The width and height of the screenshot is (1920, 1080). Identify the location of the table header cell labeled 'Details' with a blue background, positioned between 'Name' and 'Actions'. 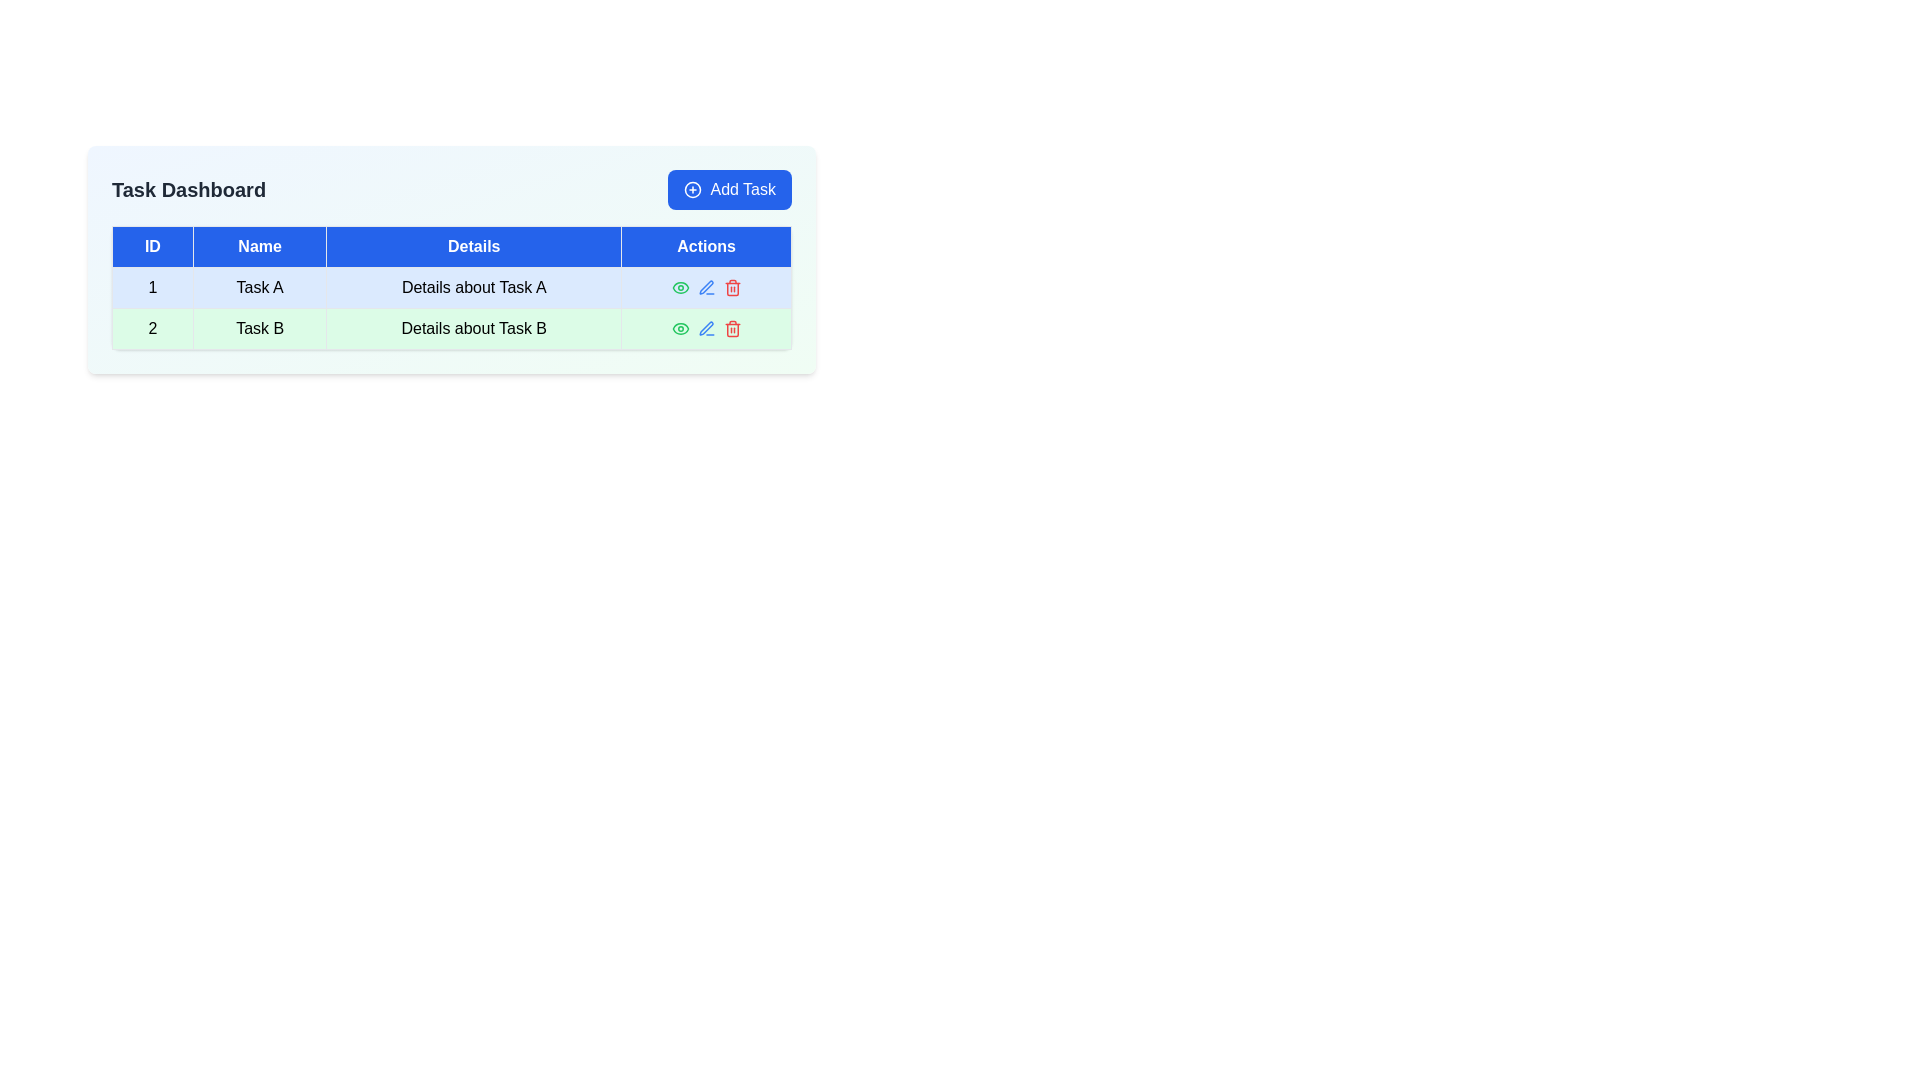
(473, 245).